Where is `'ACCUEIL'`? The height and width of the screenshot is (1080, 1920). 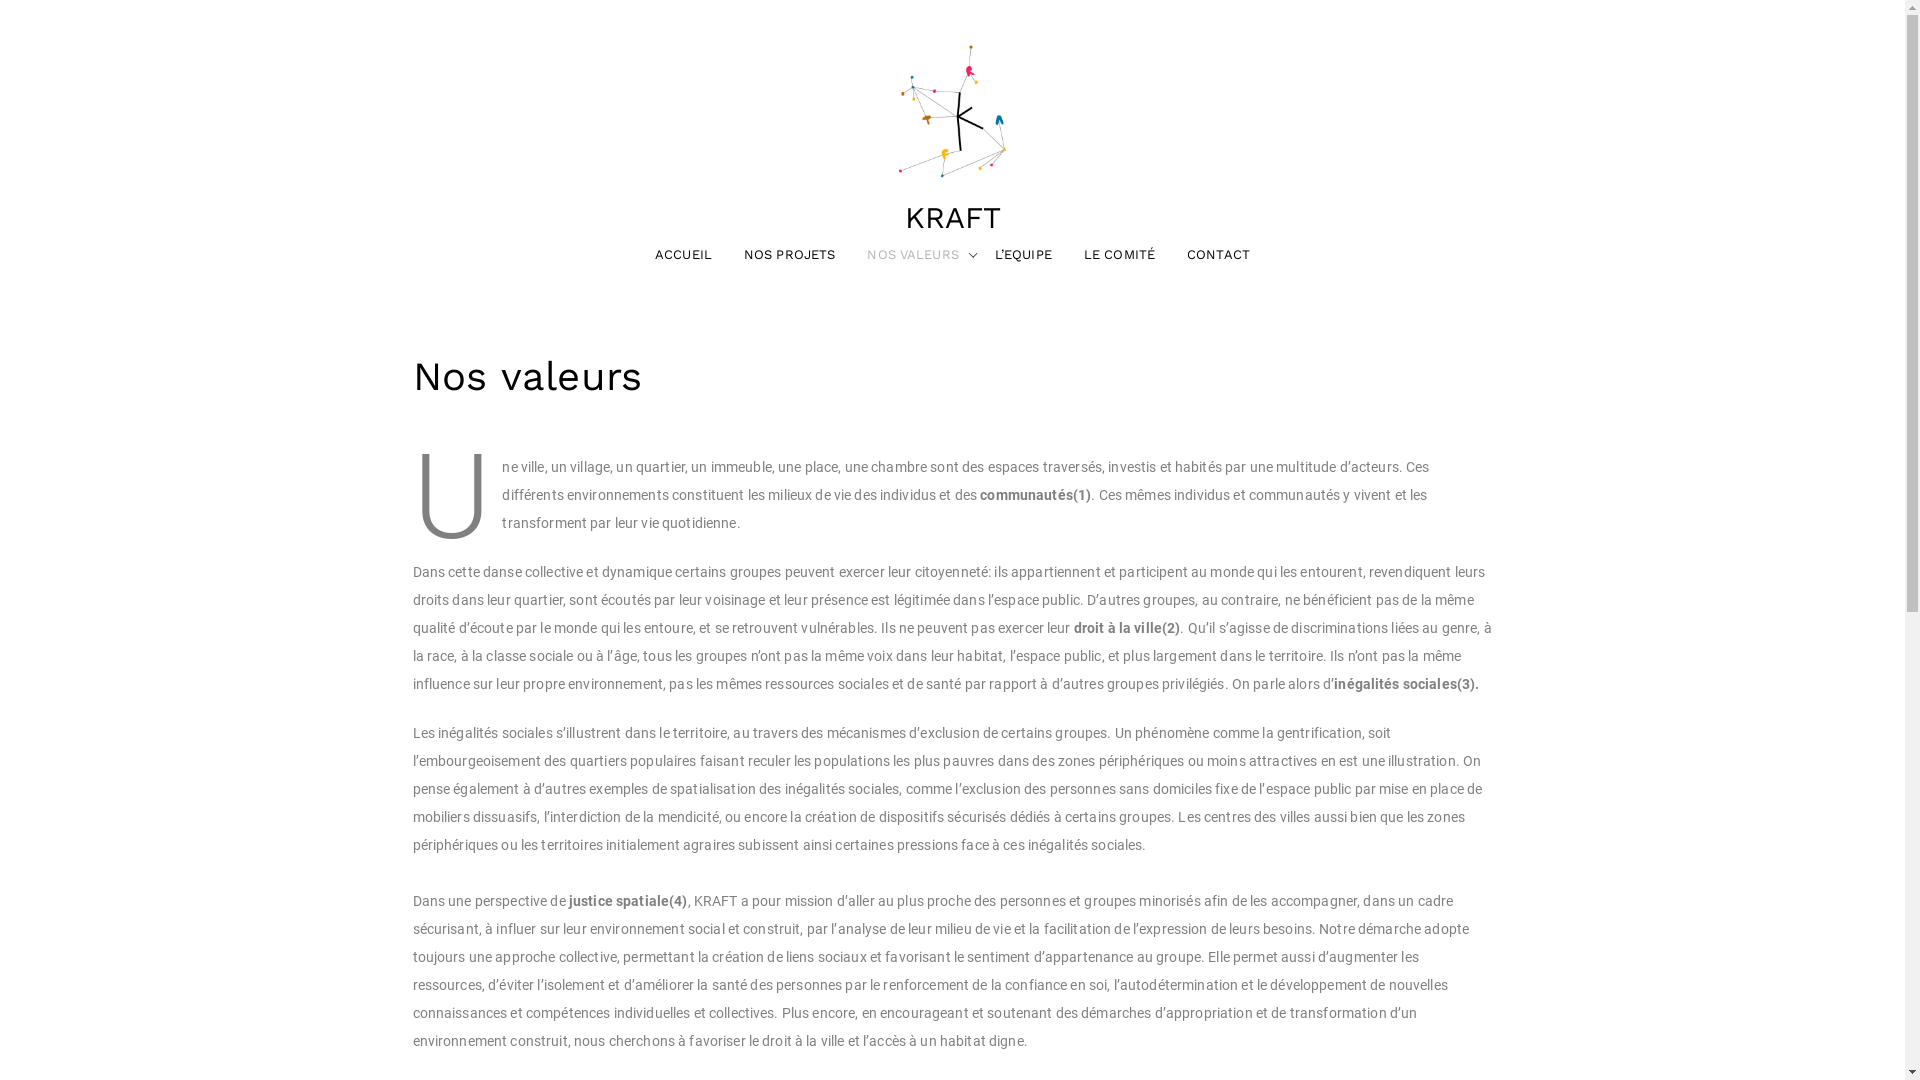 'ACCUEIL' is located at coordinates (683, 253).